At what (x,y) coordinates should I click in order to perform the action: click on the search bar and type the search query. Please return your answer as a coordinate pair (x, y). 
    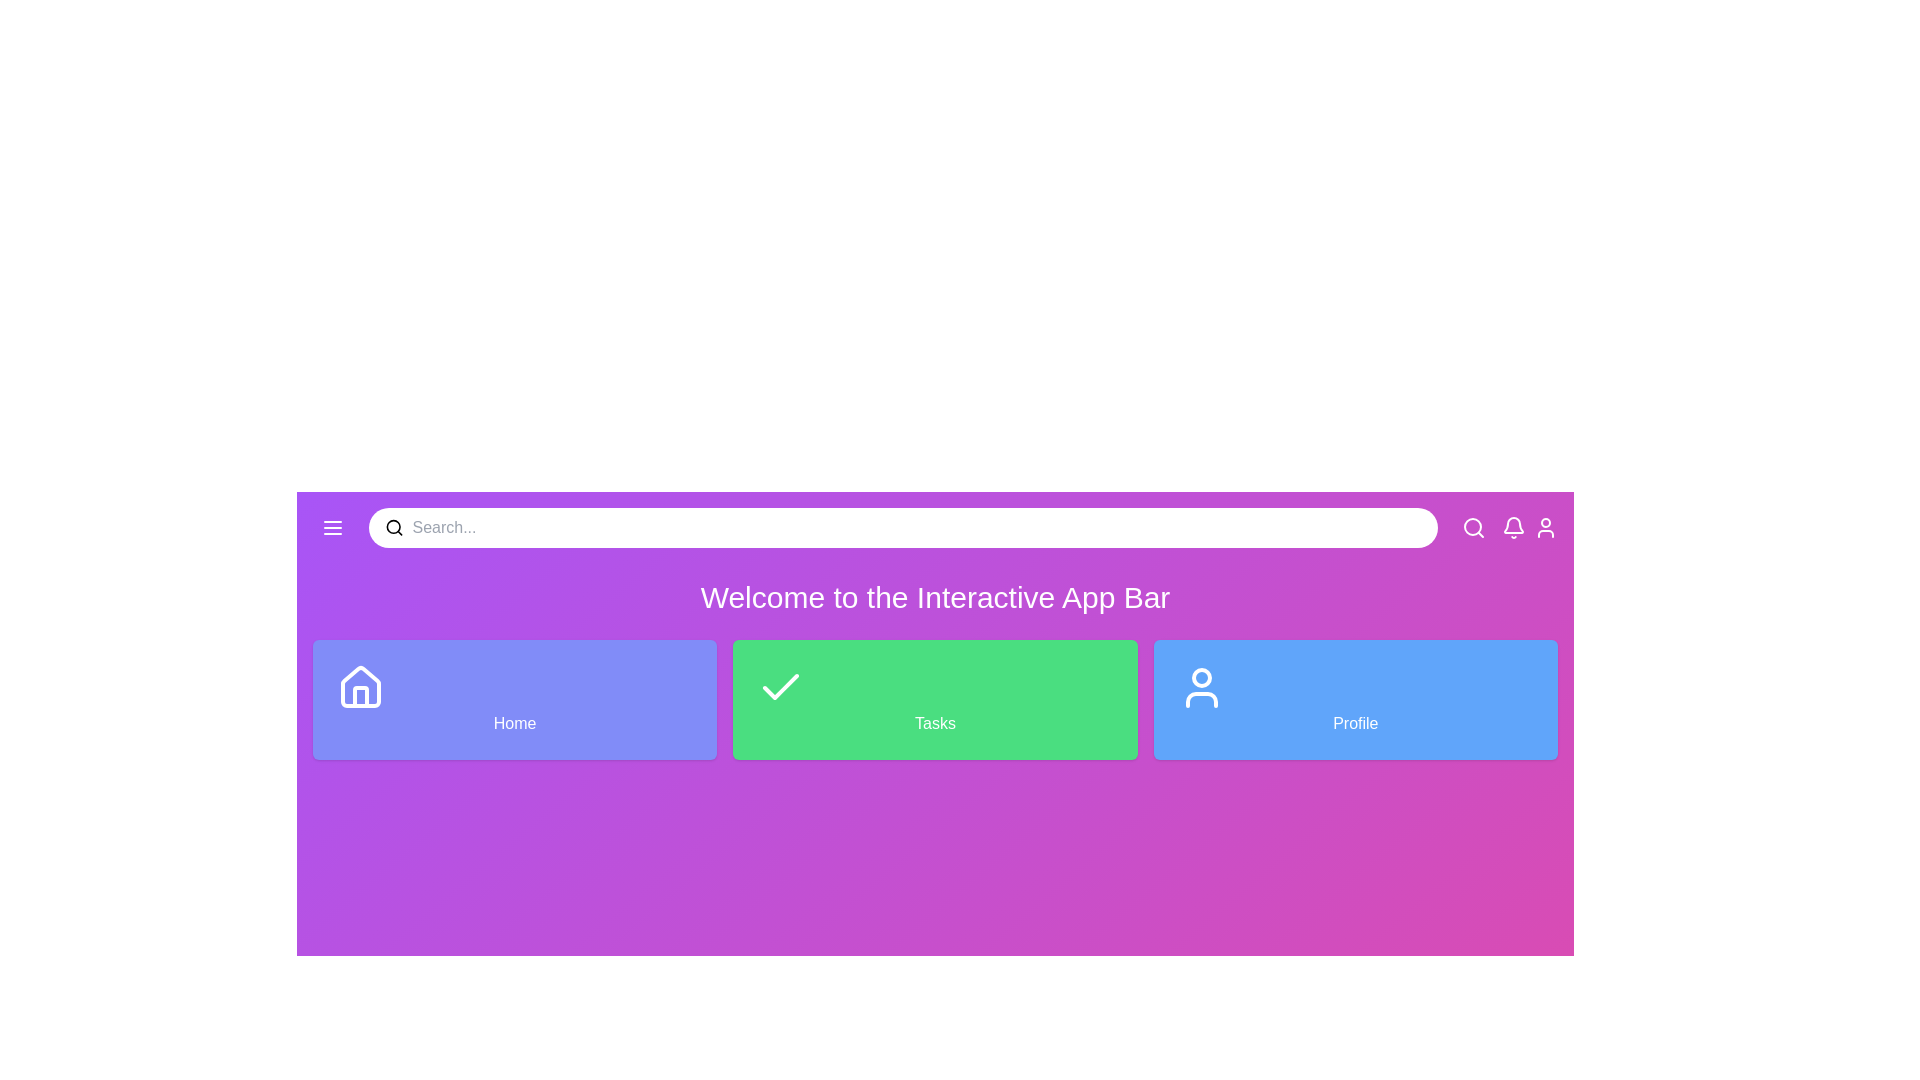
    Looking at the image, I should click on (915, 527).